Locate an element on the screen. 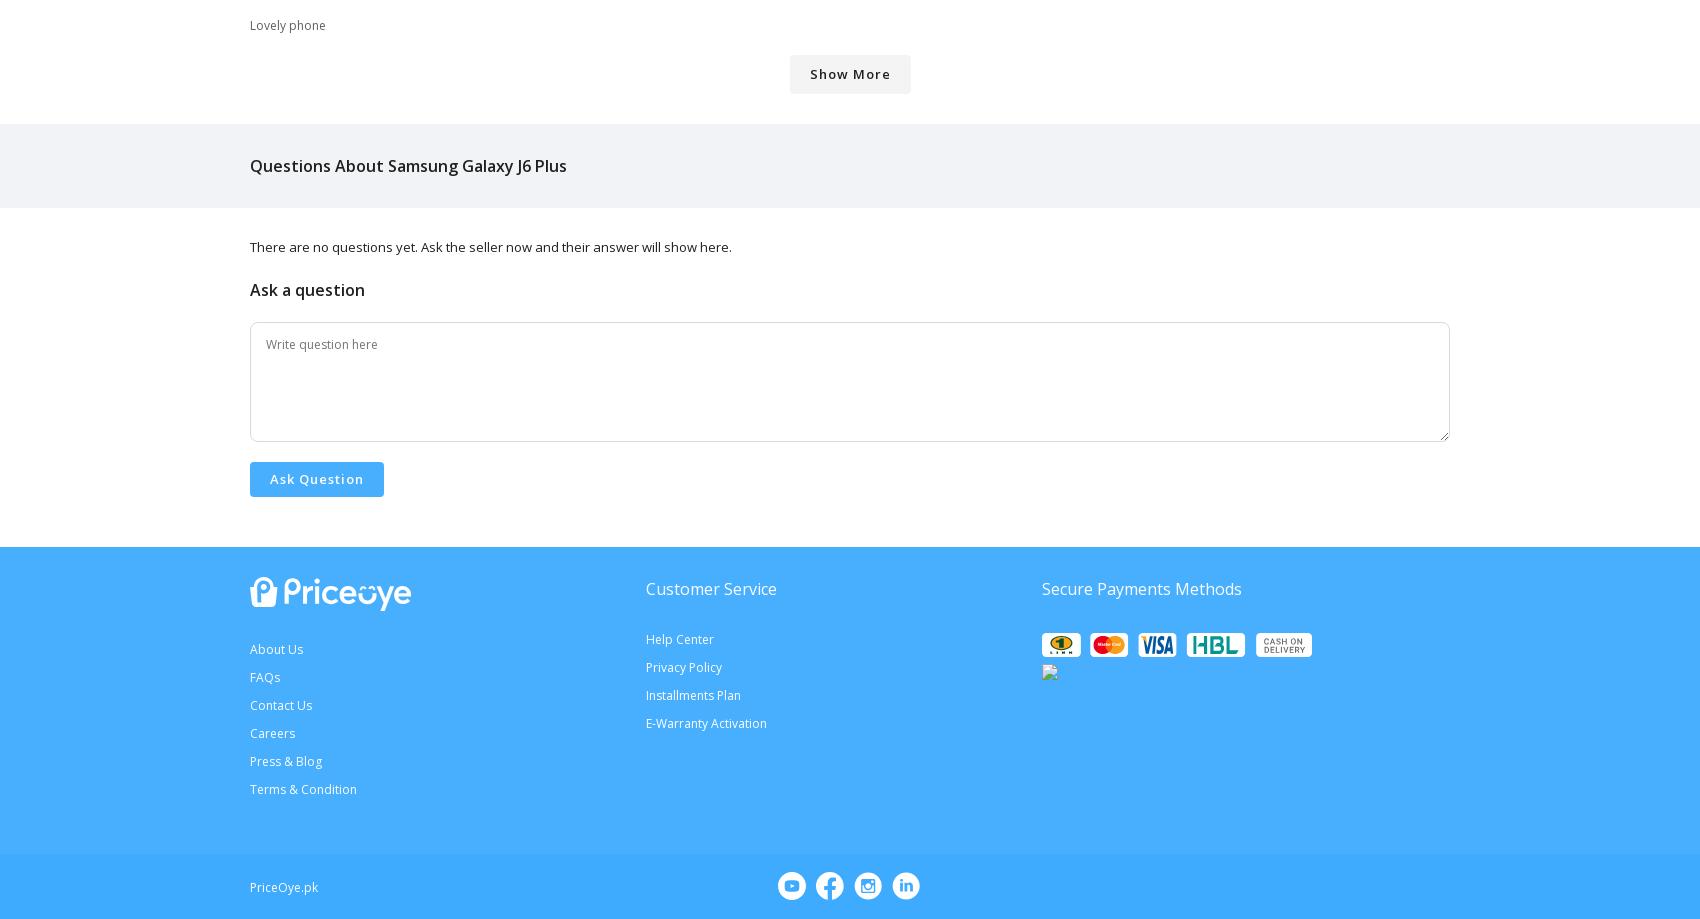 The image size is (1700, 919). 'PriceOye.pk' is located at coordinates (284, 886).